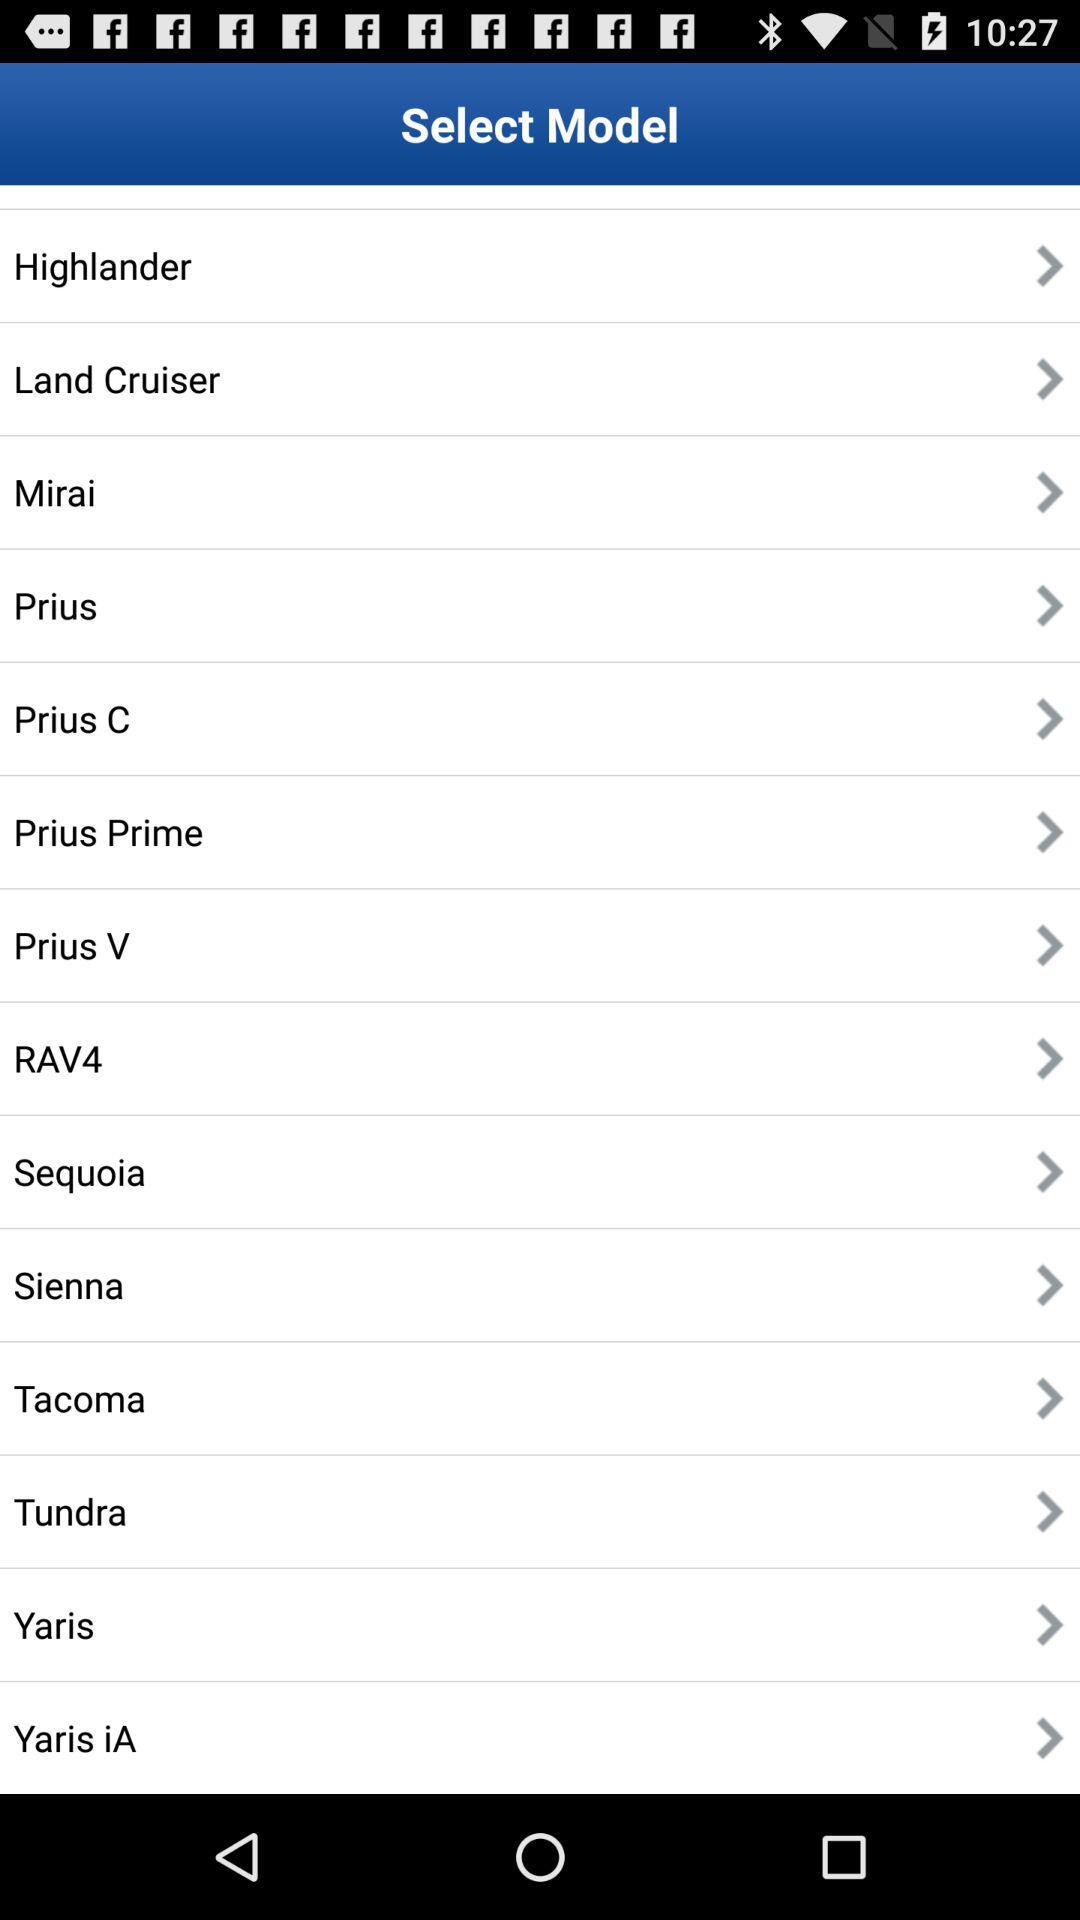 The height and width of the screenshot is (1920, 1080). Describe the element at coordinates (78, 1396) in the screenshot. I see `tacoma icon` at that location.